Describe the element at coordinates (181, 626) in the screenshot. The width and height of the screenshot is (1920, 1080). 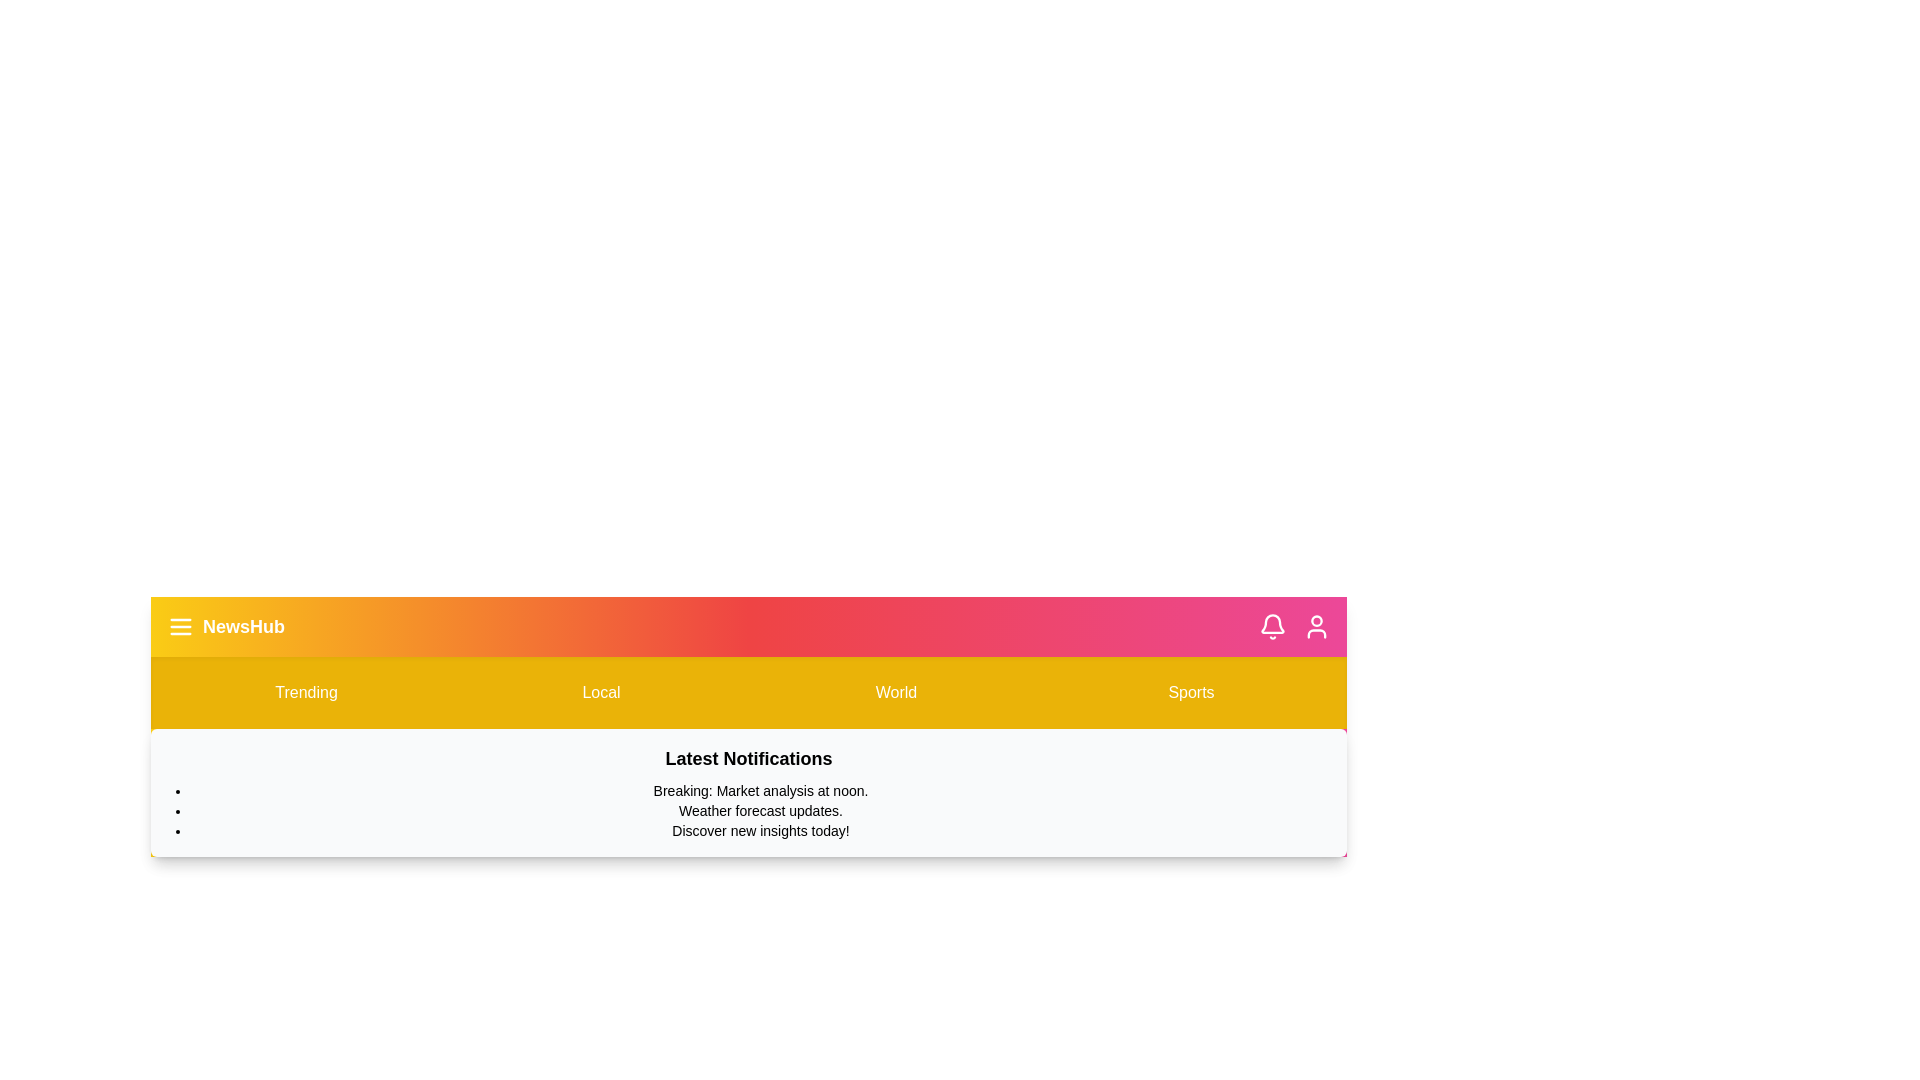
I see `the menu button to toggle the menu visibility` at that location.